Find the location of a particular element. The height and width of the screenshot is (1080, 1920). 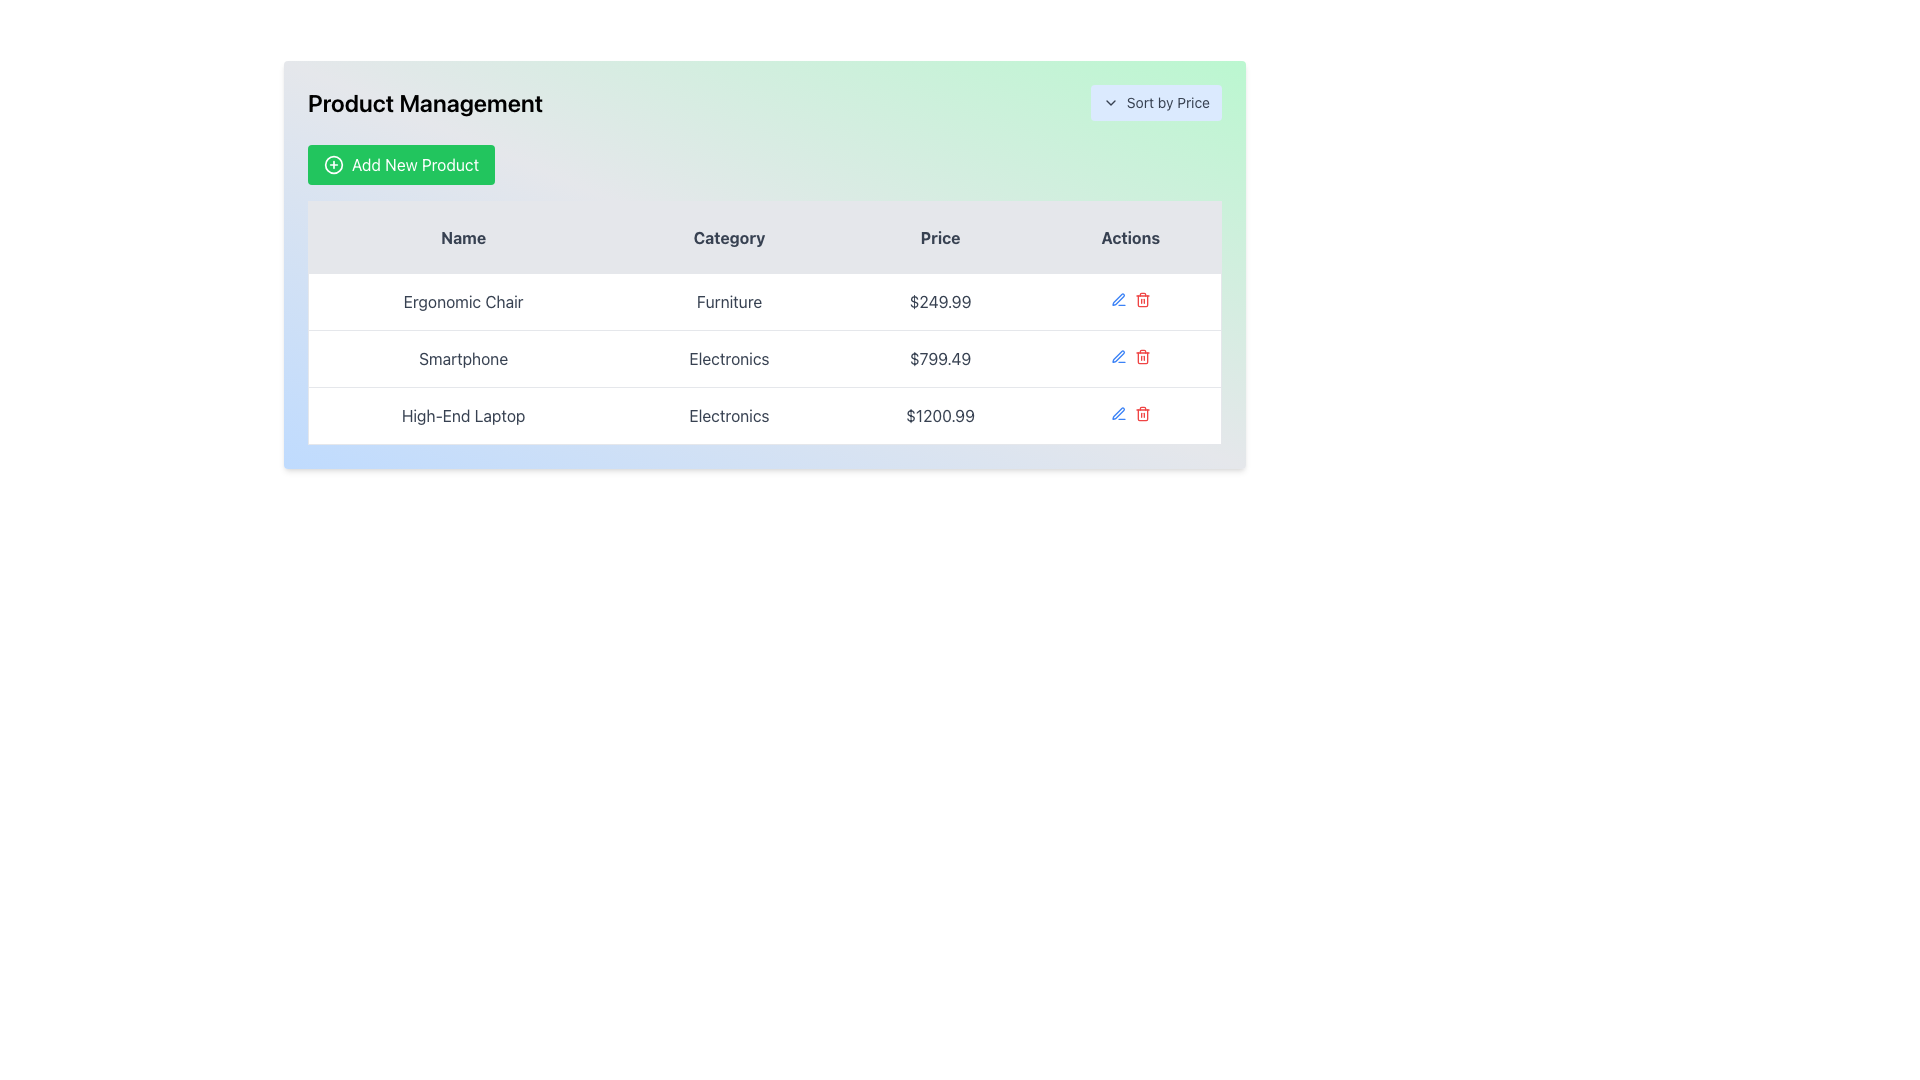

the 'Price' text label in the third column of the table header is located at coordinates (939, 236).